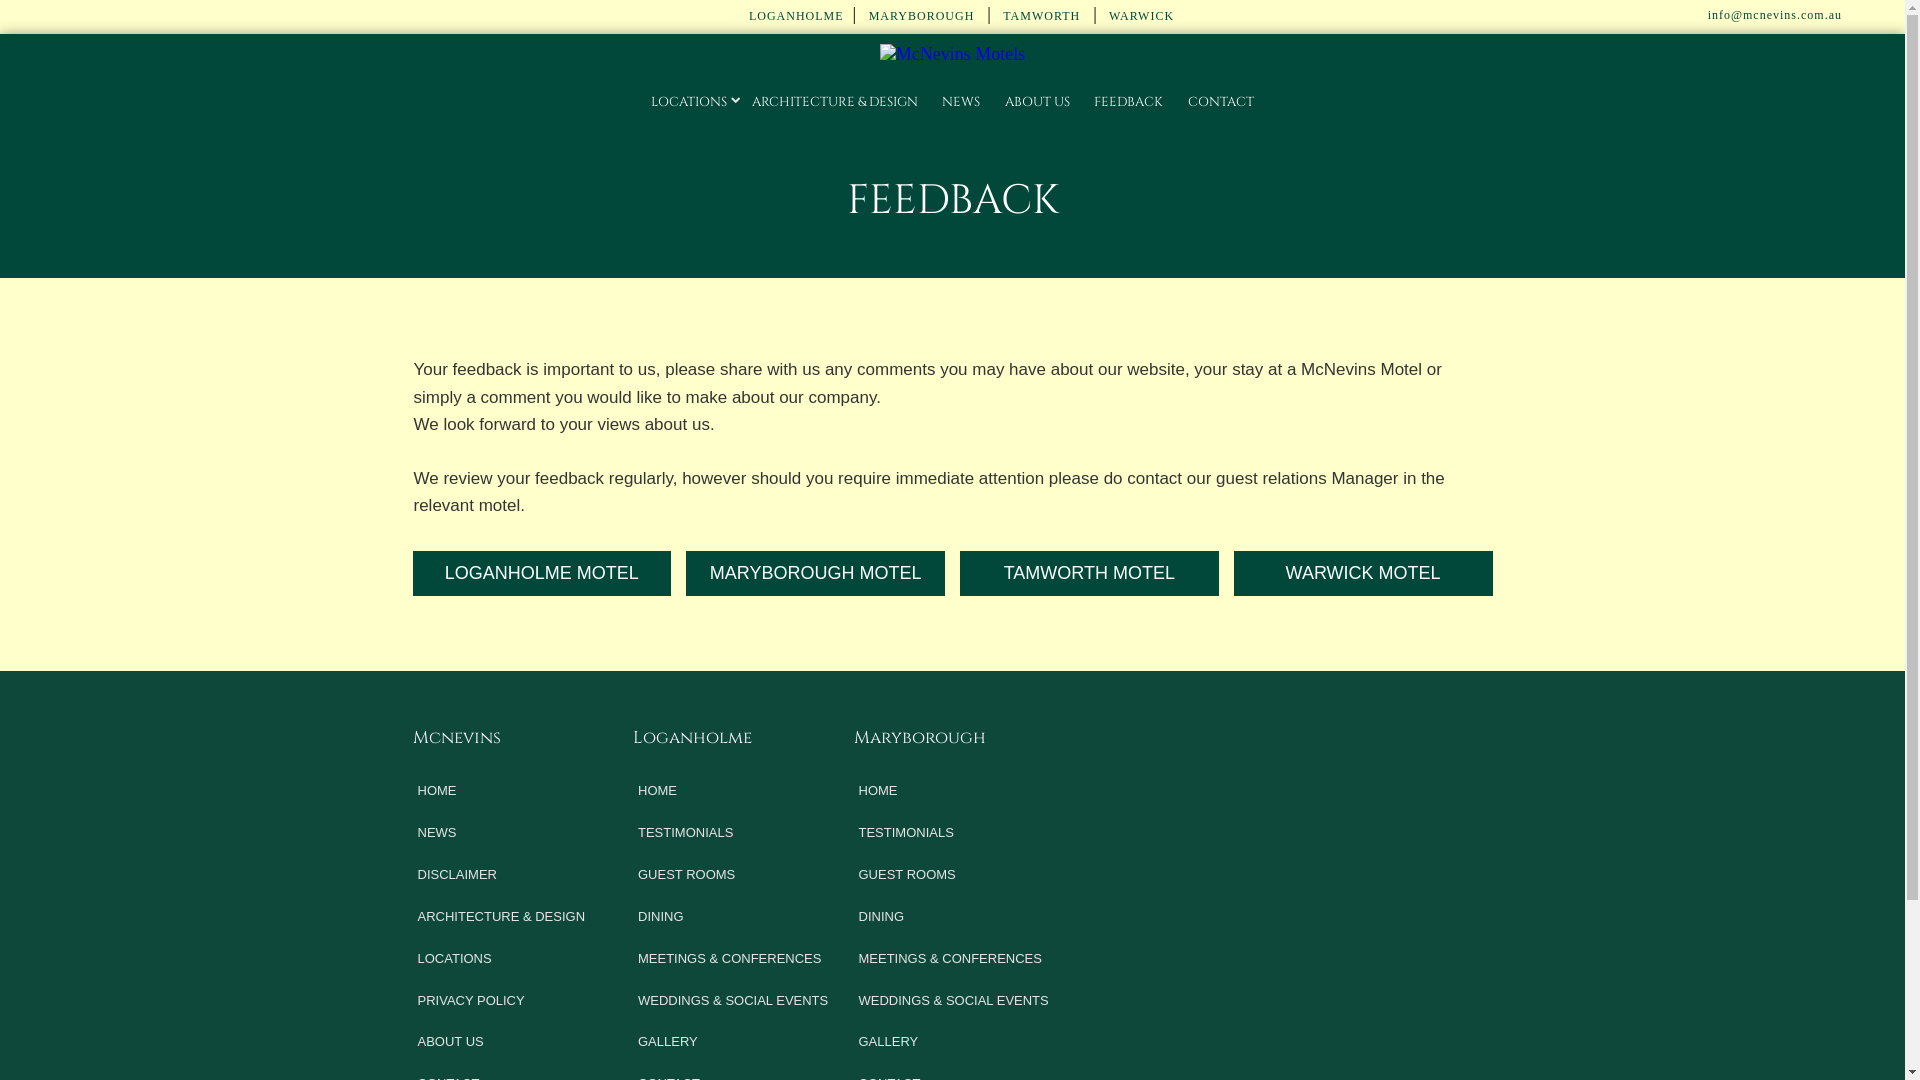 This screenshot has width=1920, height=1080. Describe the element at coordinates (1039, 15) in the screenshot. I see `'  TAMWORTH'` at that location.